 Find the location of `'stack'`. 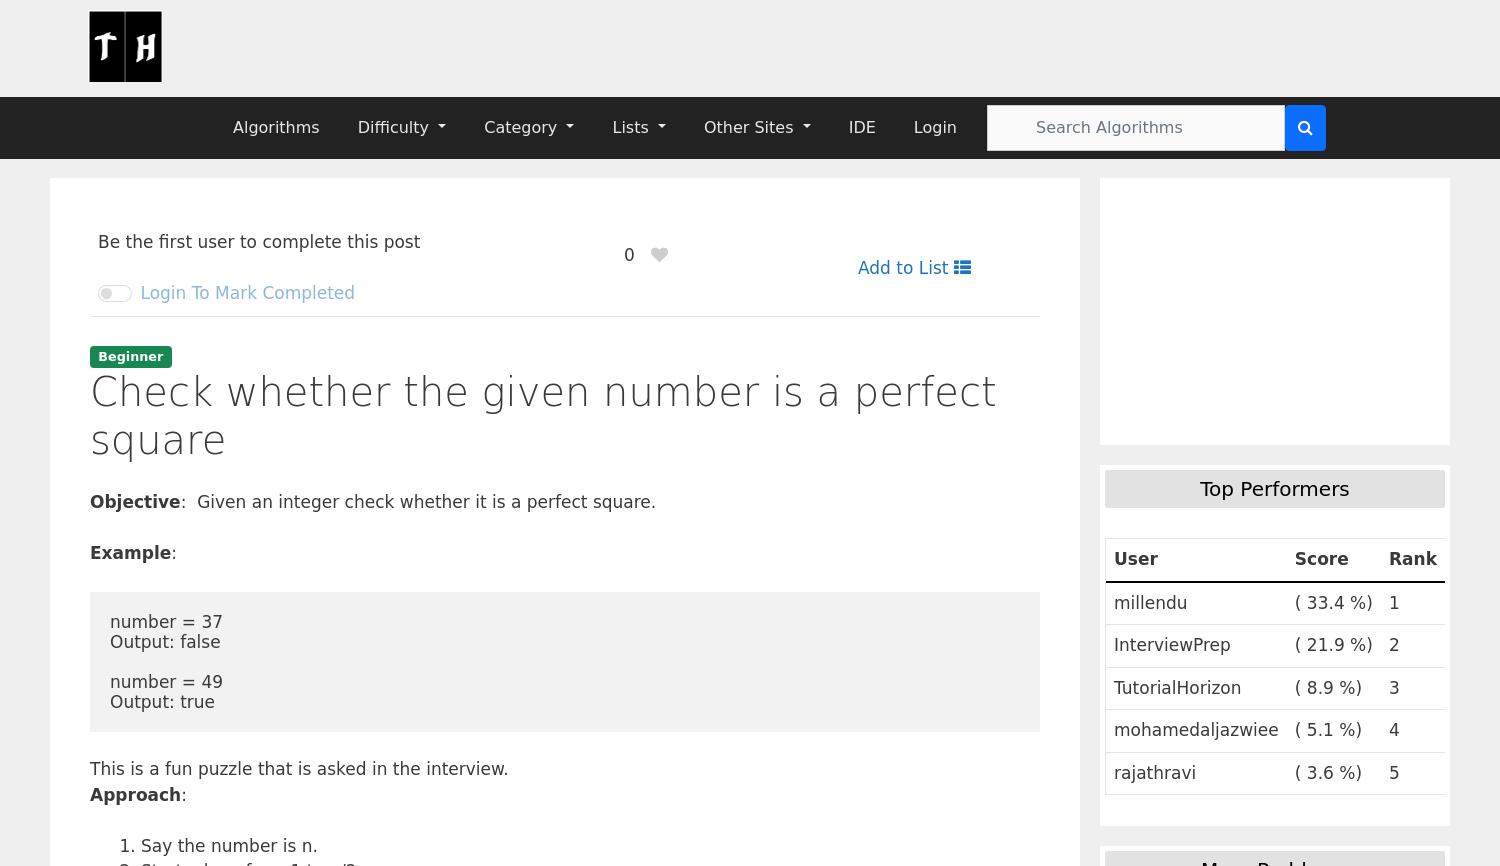

'stack' is located at coordinates (1144, 630).